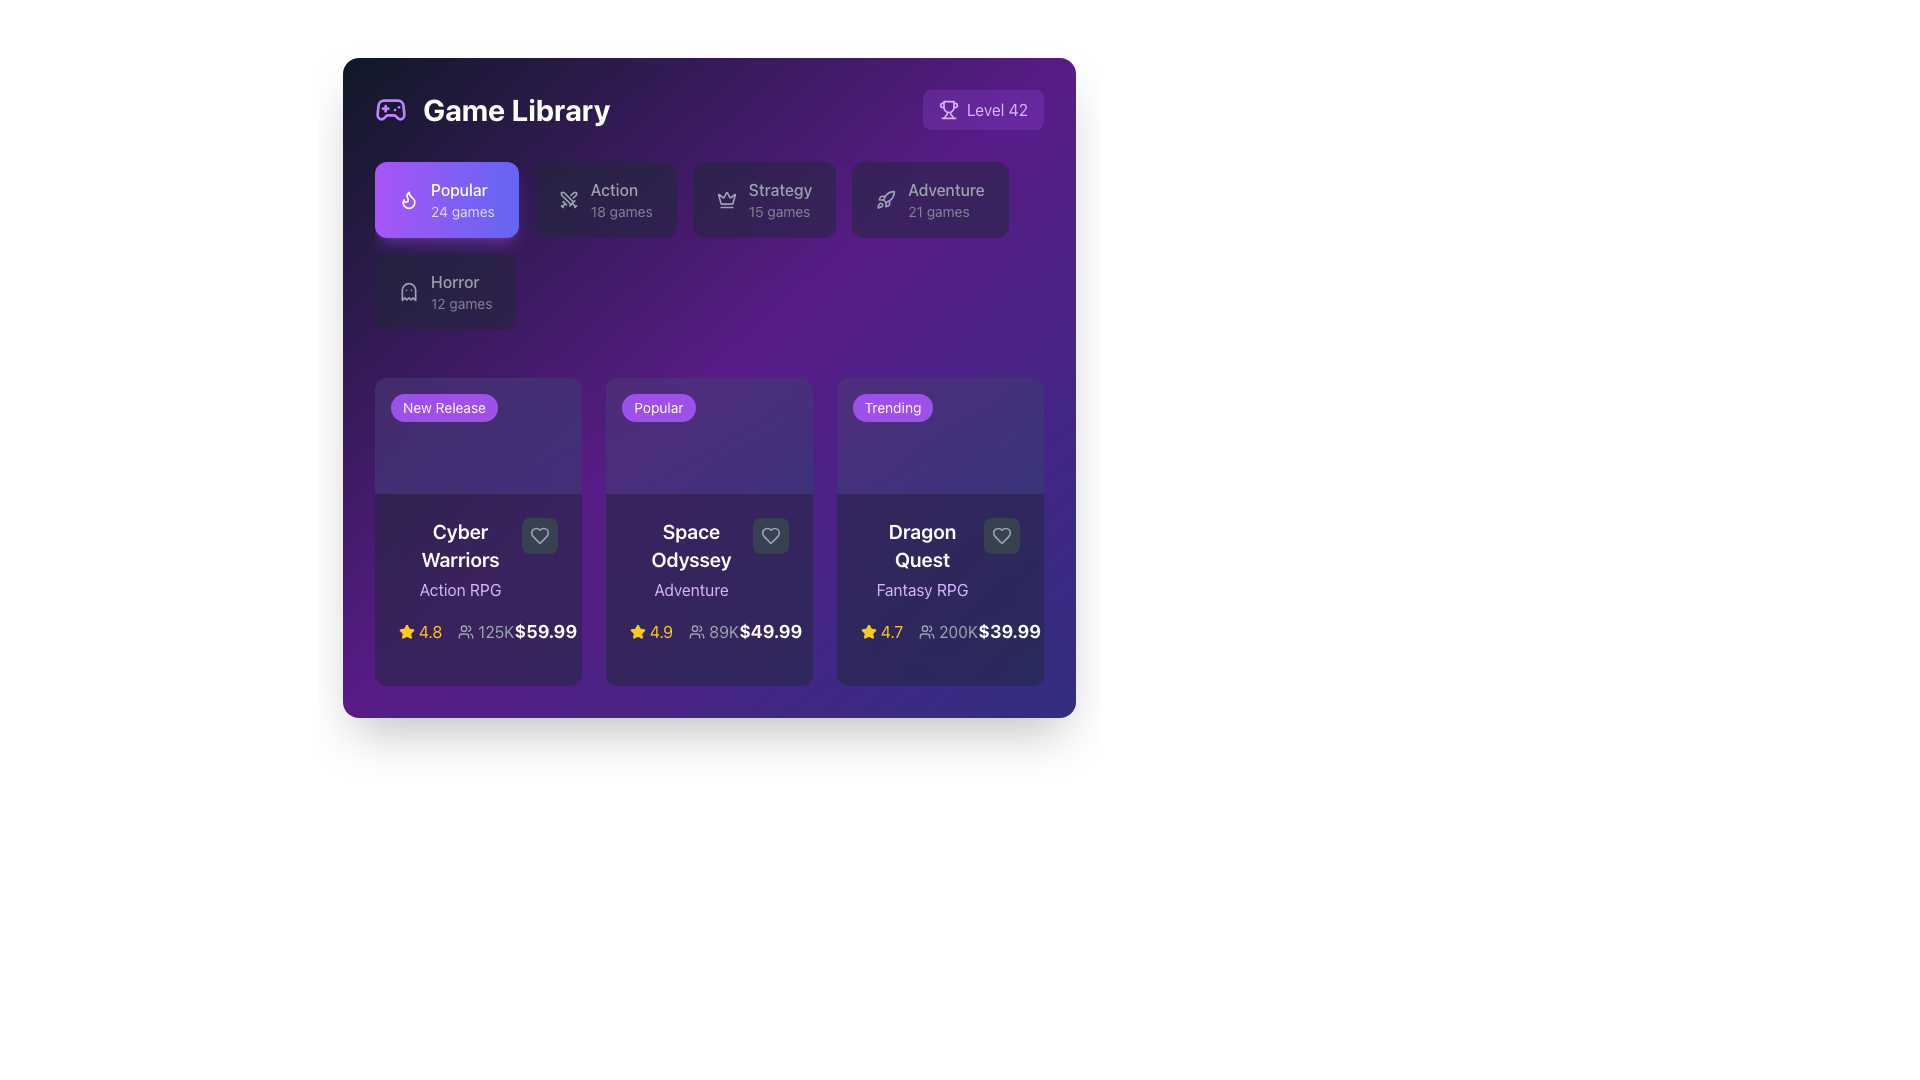  What do you see at coordinates (945, 212) in the screenshot?
I see `the text label indicating the number of games available in the 'Adventure' category for information purposes` at bounding box center [945, 212].